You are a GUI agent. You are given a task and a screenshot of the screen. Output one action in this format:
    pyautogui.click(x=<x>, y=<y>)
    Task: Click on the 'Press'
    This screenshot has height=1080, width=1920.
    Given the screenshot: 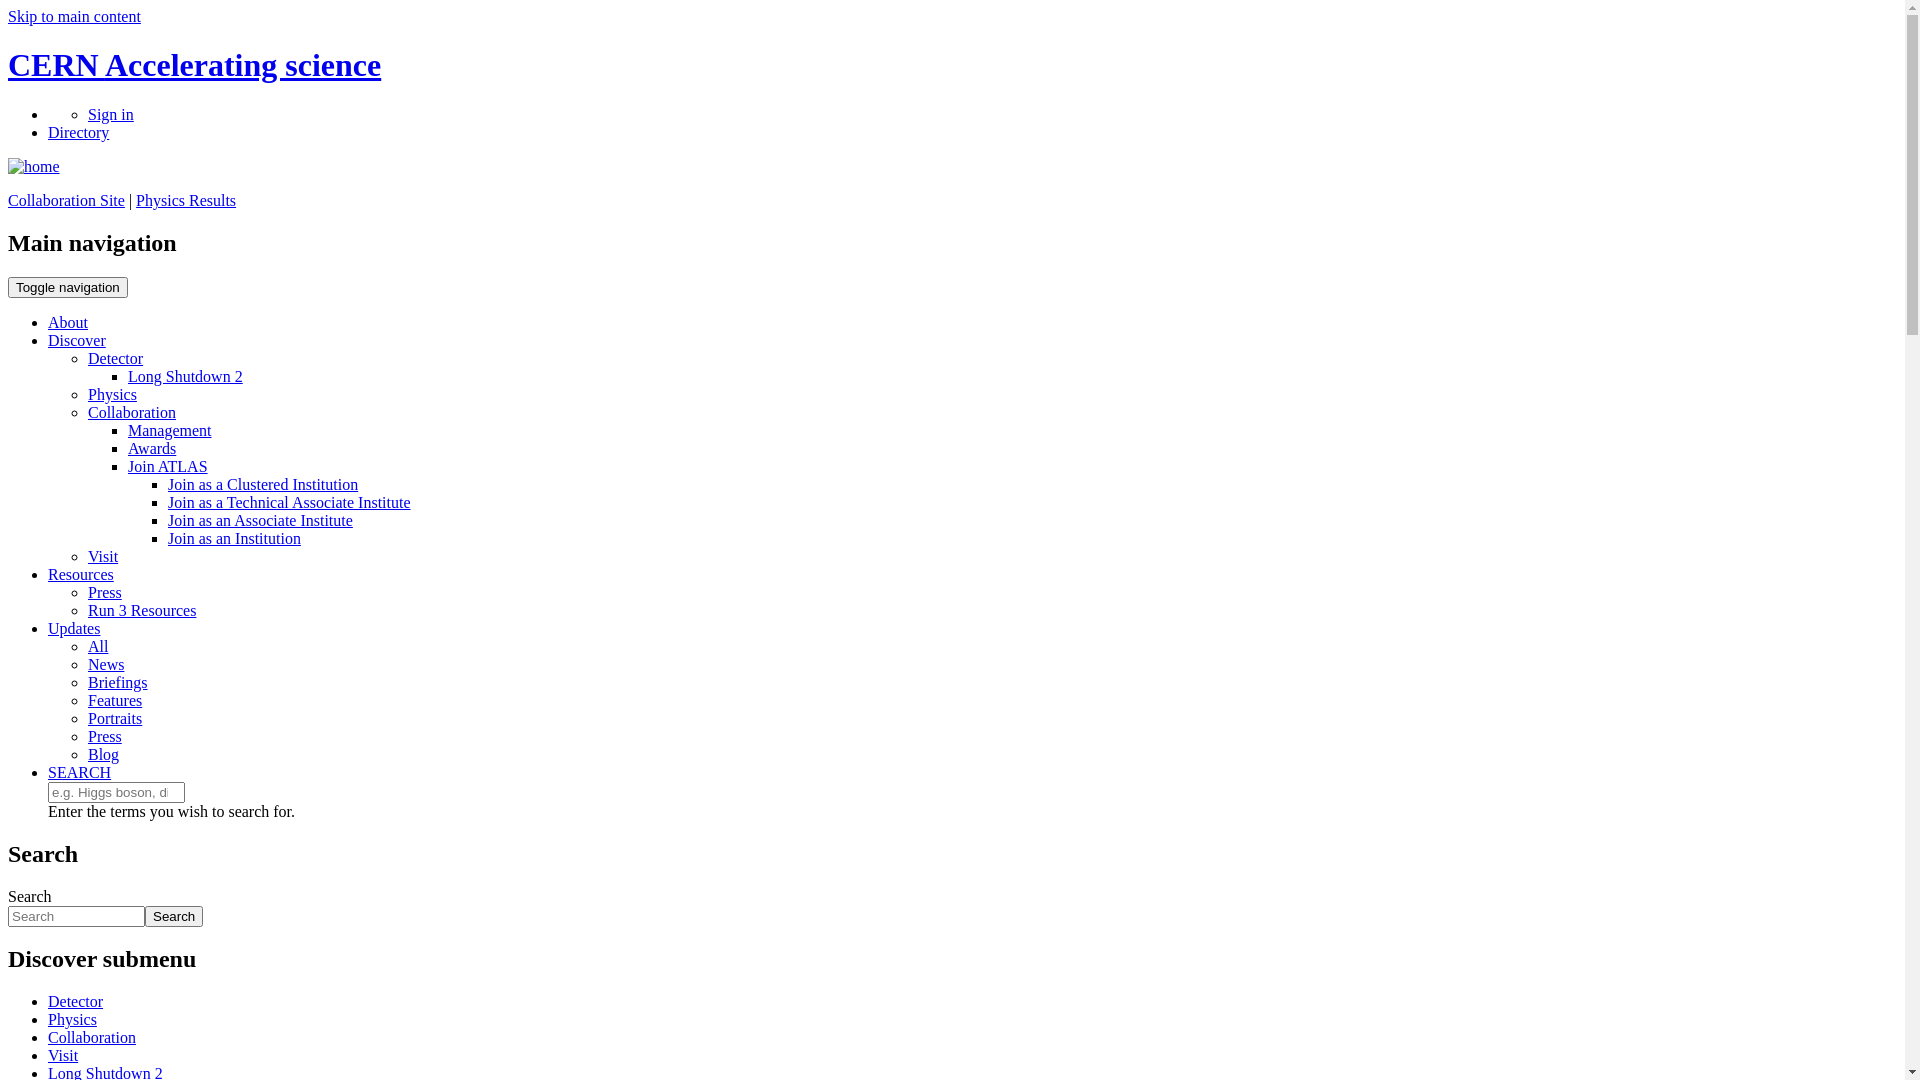 What is the action you would take?
    pyautogui.click(x=104, y=736)
    